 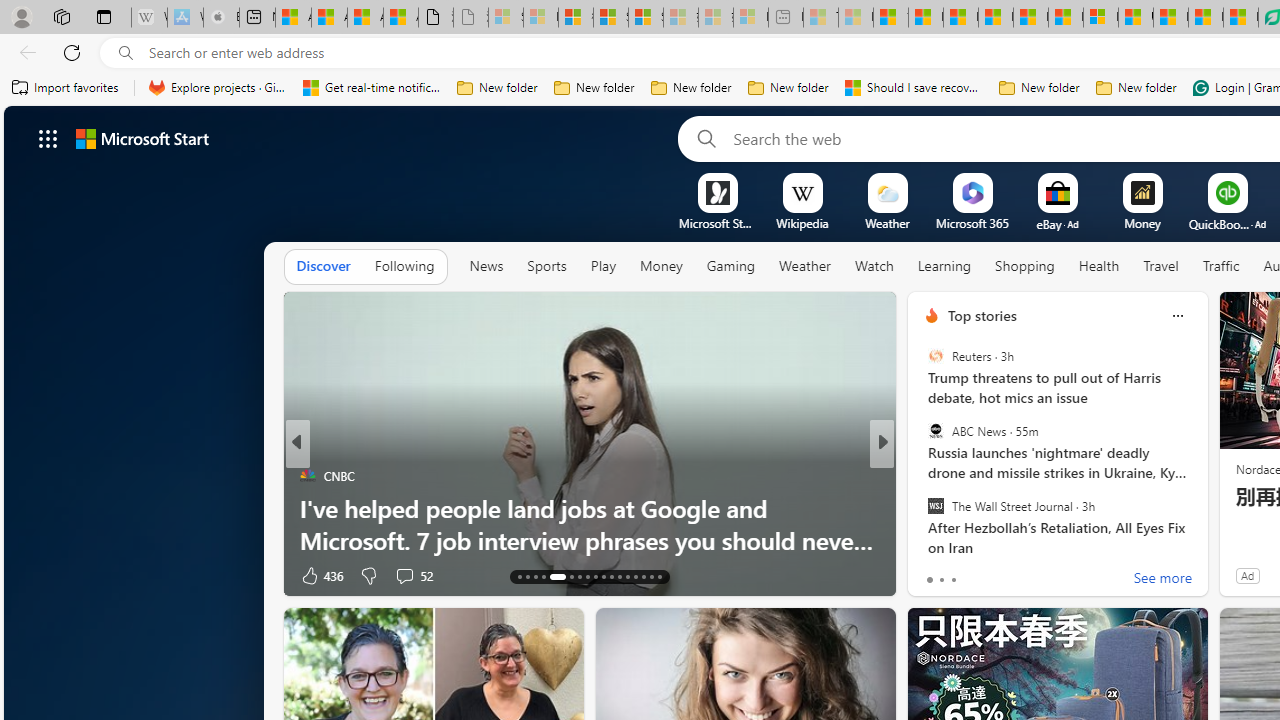 What do you see at coordinates (934, 430) in the screenshot?
I see `'ABC News'` at bounding box center [934, 430].